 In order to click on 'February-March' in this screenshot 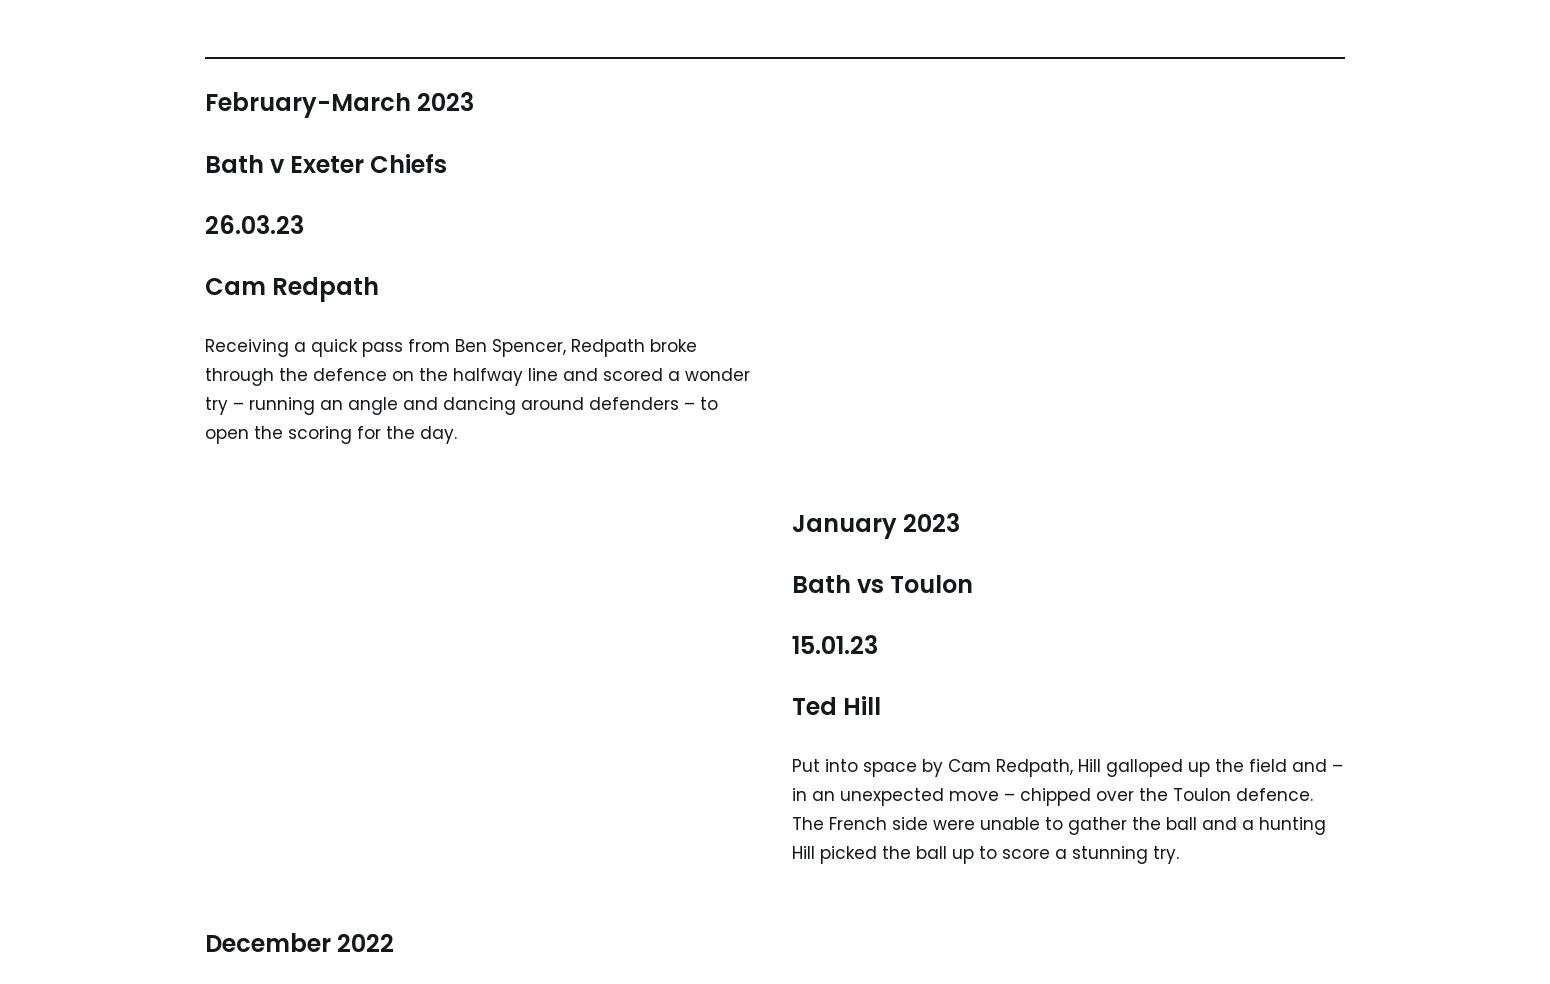, I will do `click(307, 101)`.